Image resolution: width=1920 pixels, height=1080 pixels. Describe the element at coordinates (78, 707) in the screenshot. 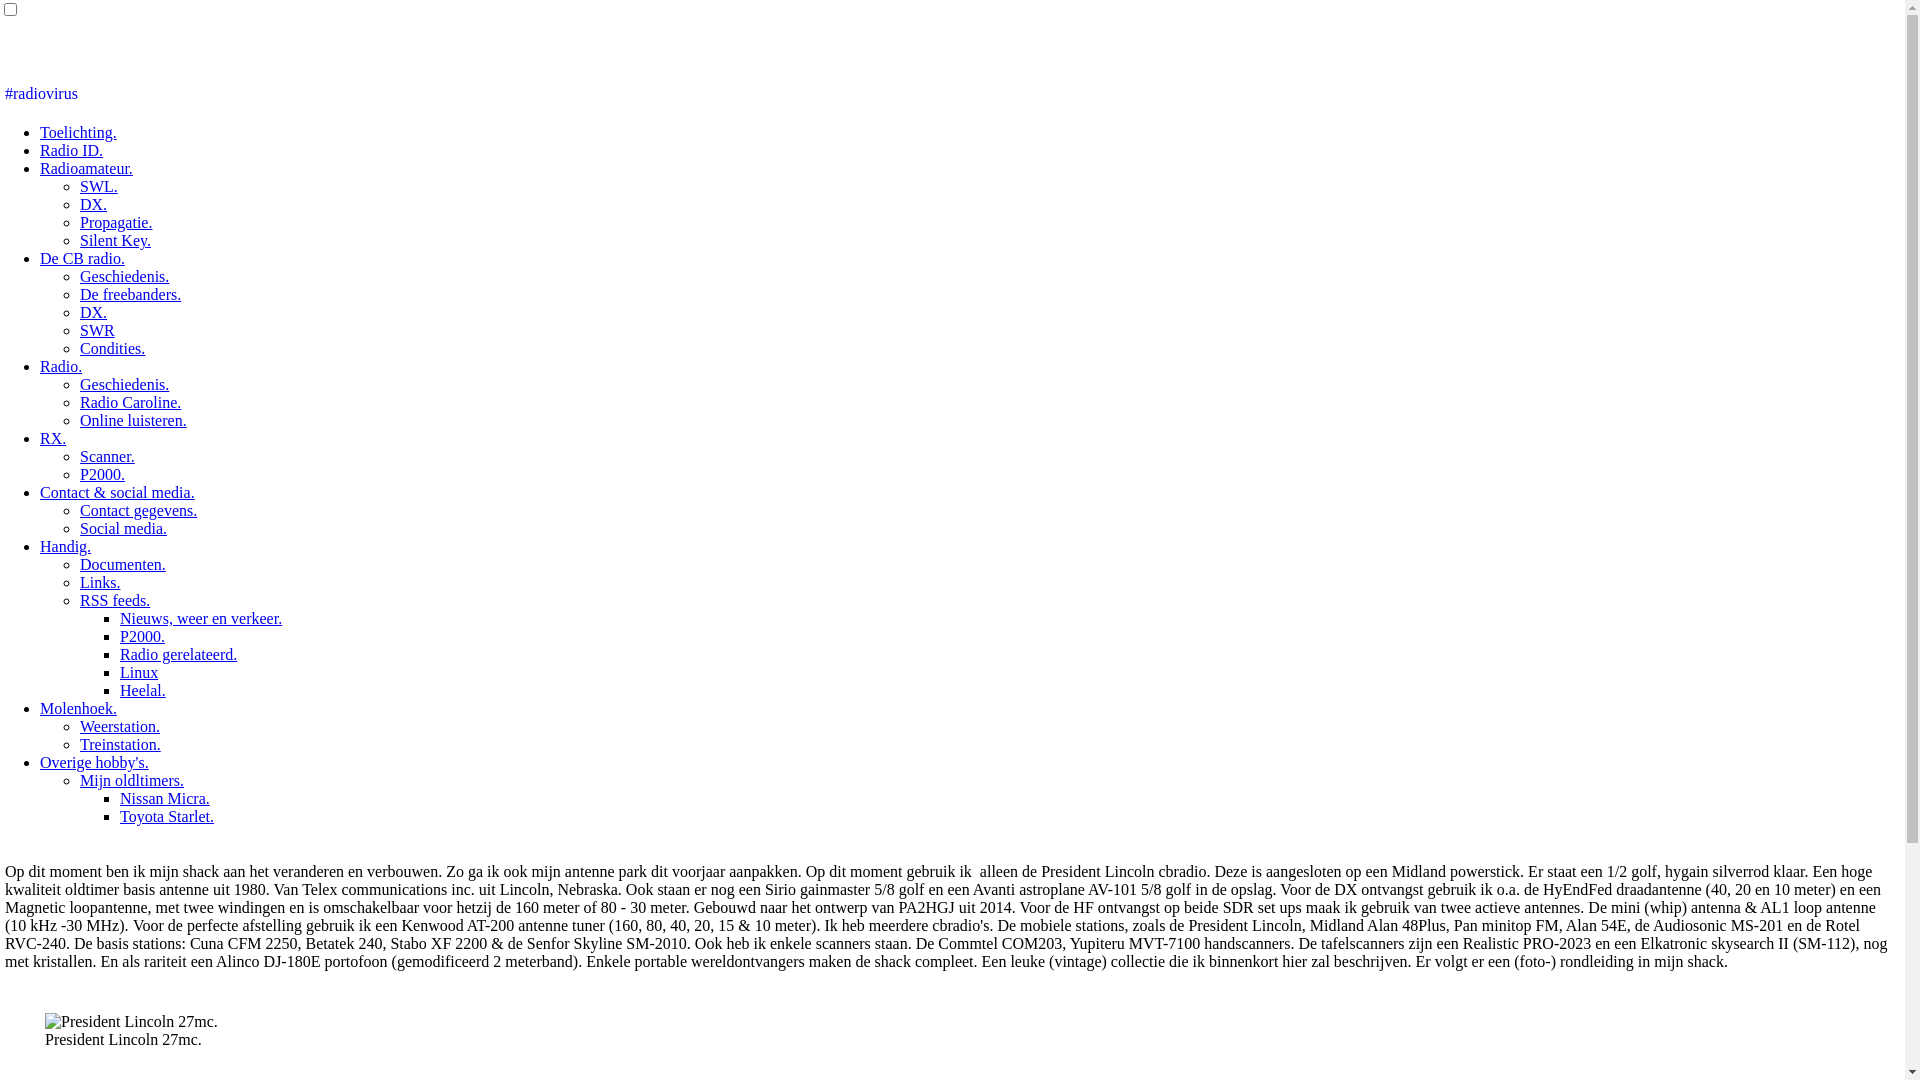

I see `'Molenhoek.'` at that location.